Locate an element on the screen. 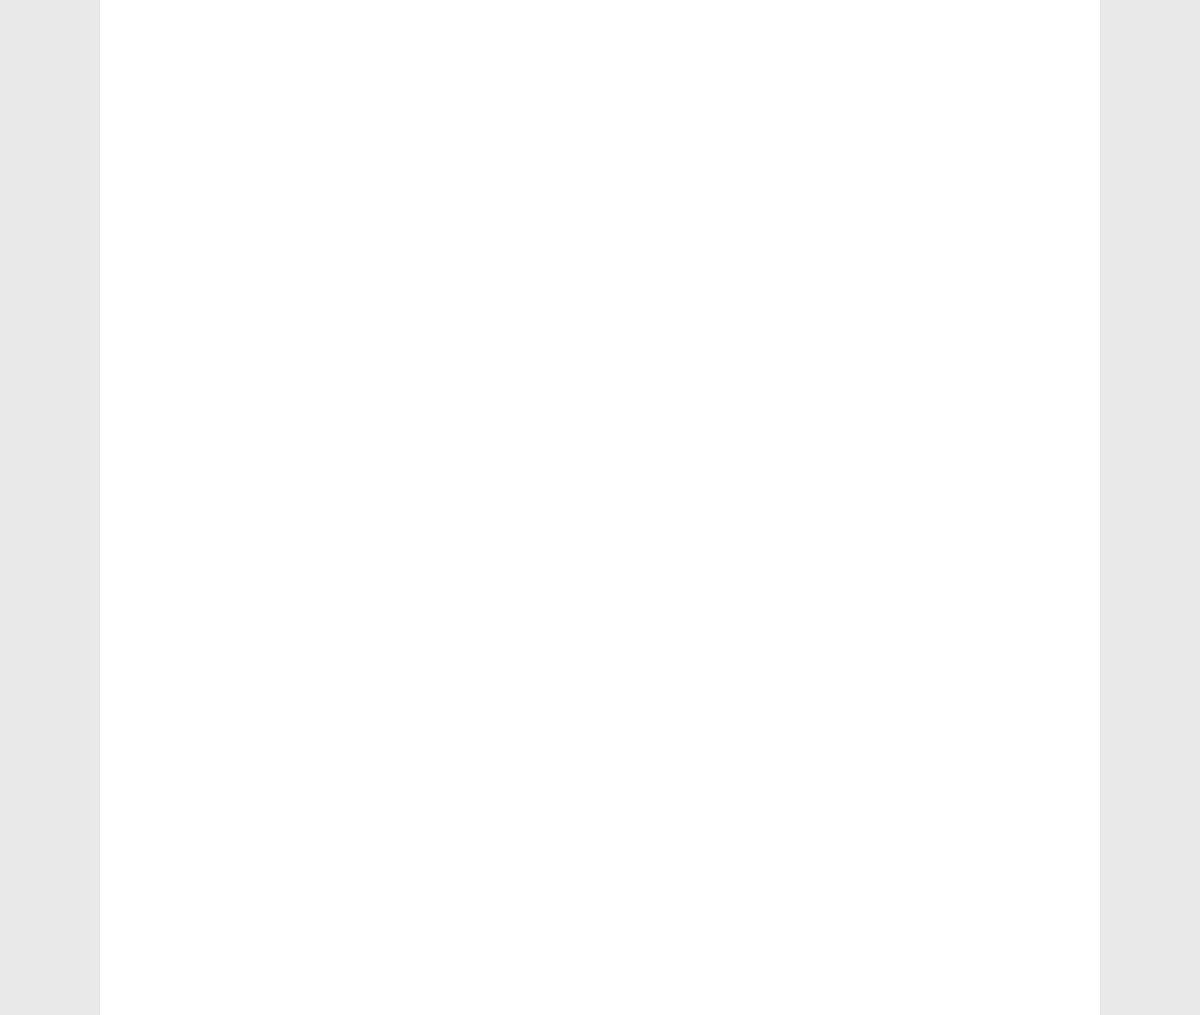  'Relationships amp; Family' is located at coordinates (229, 645).